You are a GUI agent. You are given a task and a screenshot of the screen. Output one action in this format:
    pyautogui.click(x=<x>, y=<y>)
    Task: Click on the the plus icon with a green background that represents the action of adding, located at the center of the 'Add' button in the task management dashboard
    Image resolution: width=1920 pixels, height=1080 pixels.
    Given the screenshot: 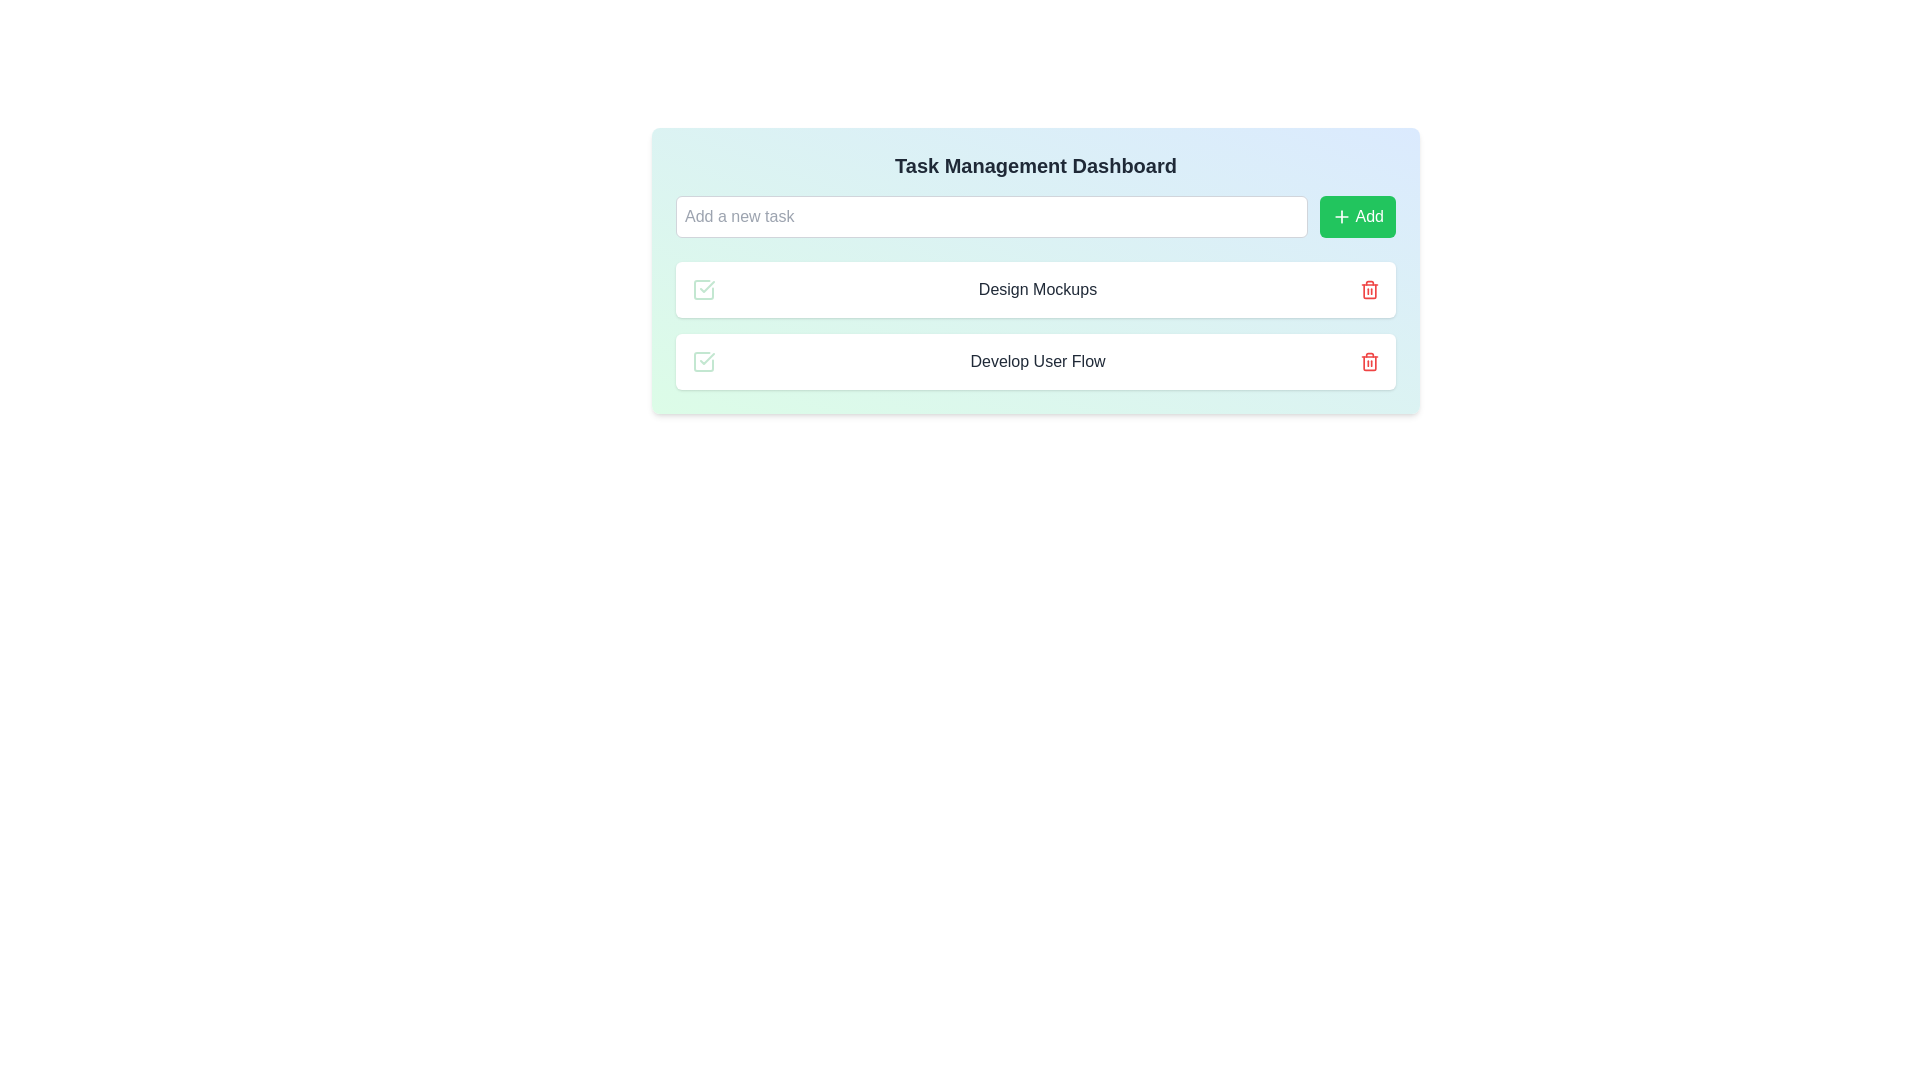 What is the action you would take?
    pyautogui.click(x=1341, y=216)
    